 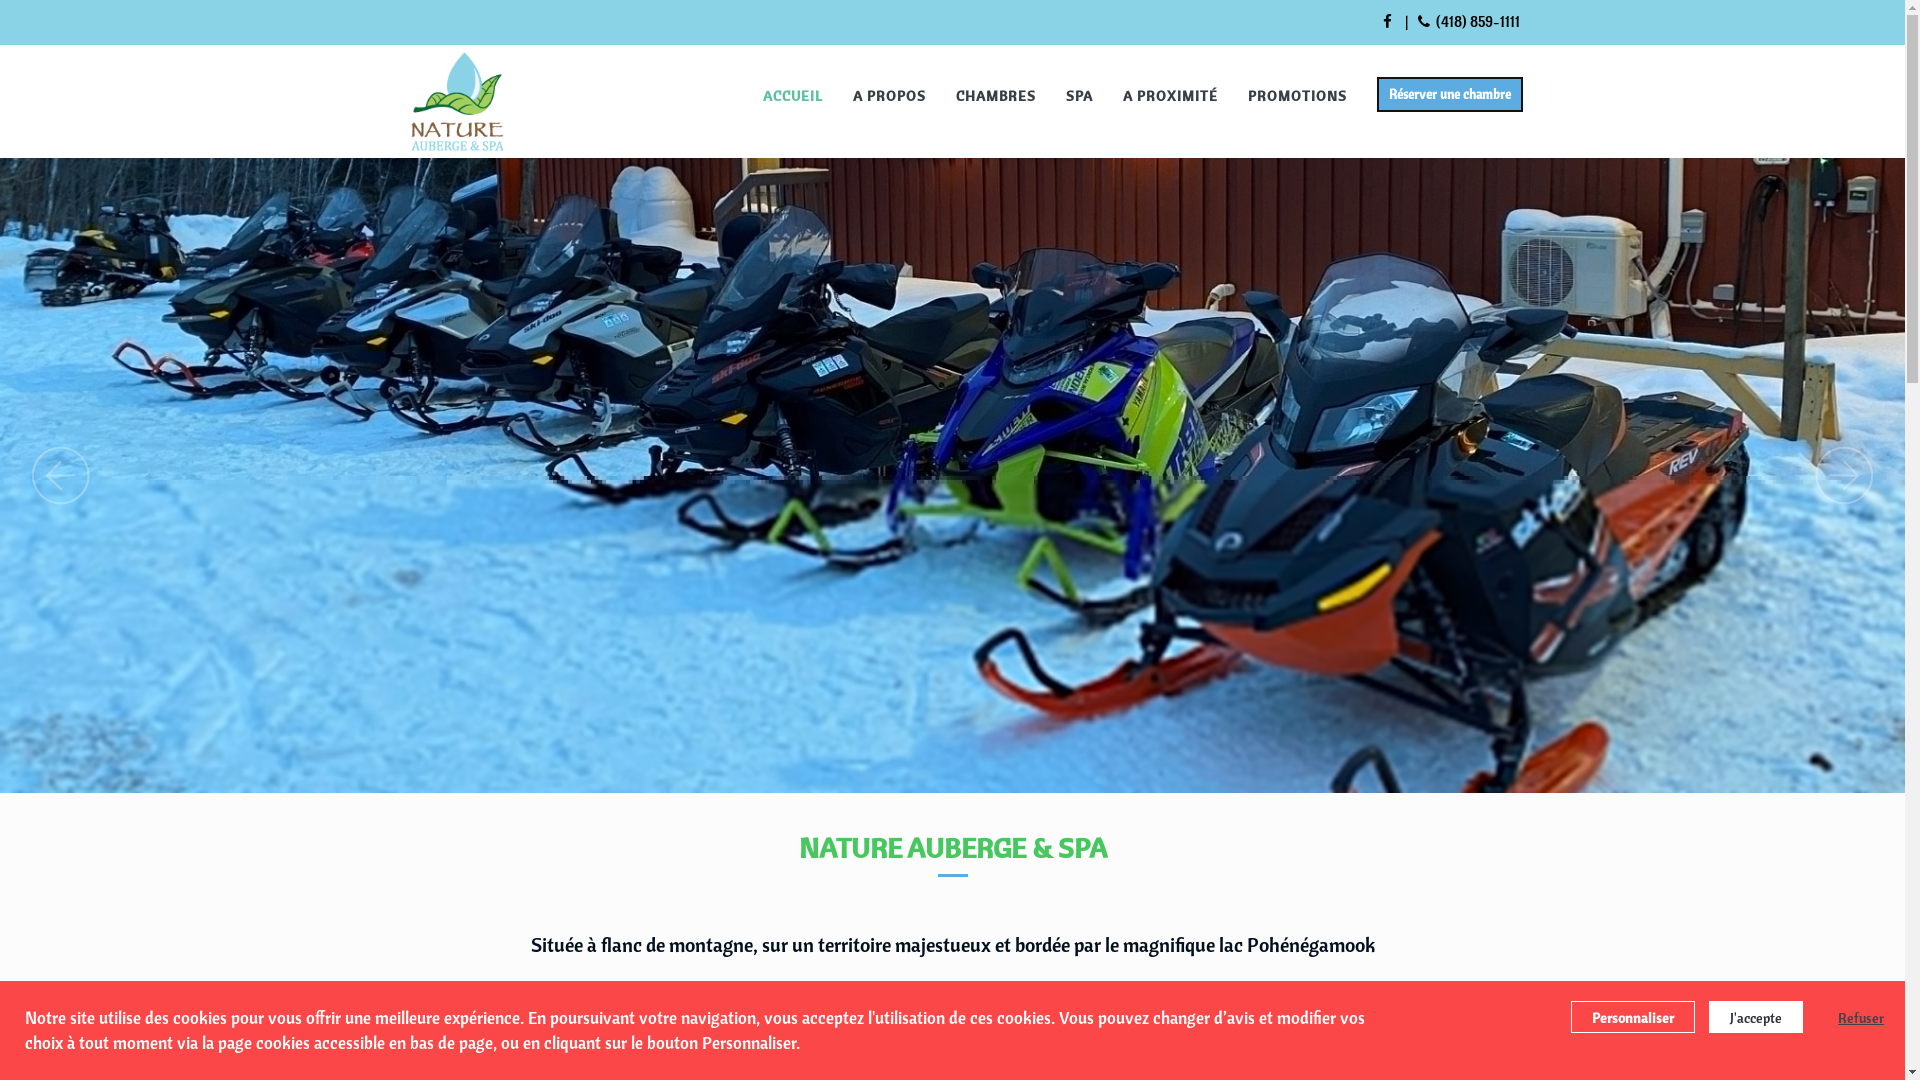 I want to click on 'A PROPOS', so click(x=888, y=95).